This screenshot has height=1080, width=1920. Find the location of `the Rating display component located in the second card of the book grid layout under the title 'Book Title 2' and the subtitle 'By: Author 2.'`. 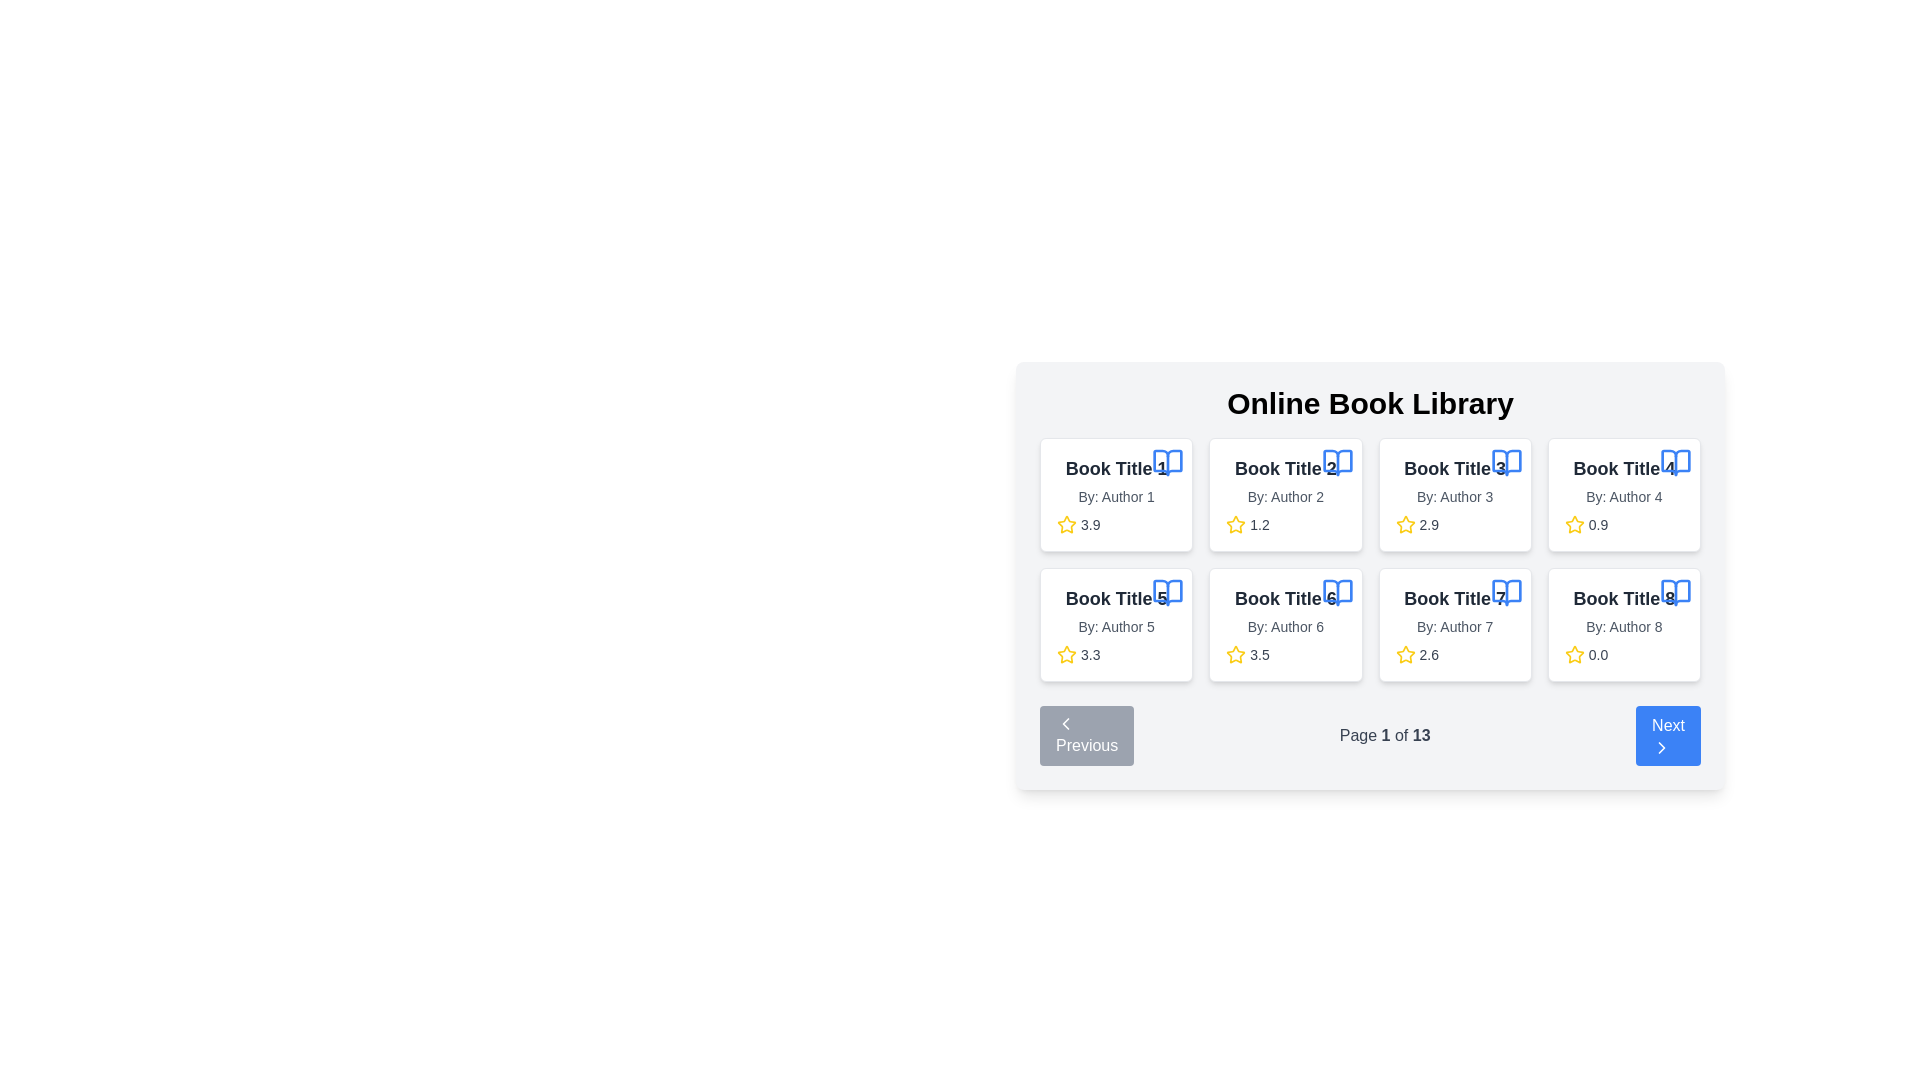

the Rating display component located in the second card of the book grid layout under the title 'Book Title 2' and the subtitle 'By: Author 2.' is located at coordinates (1285, 523).